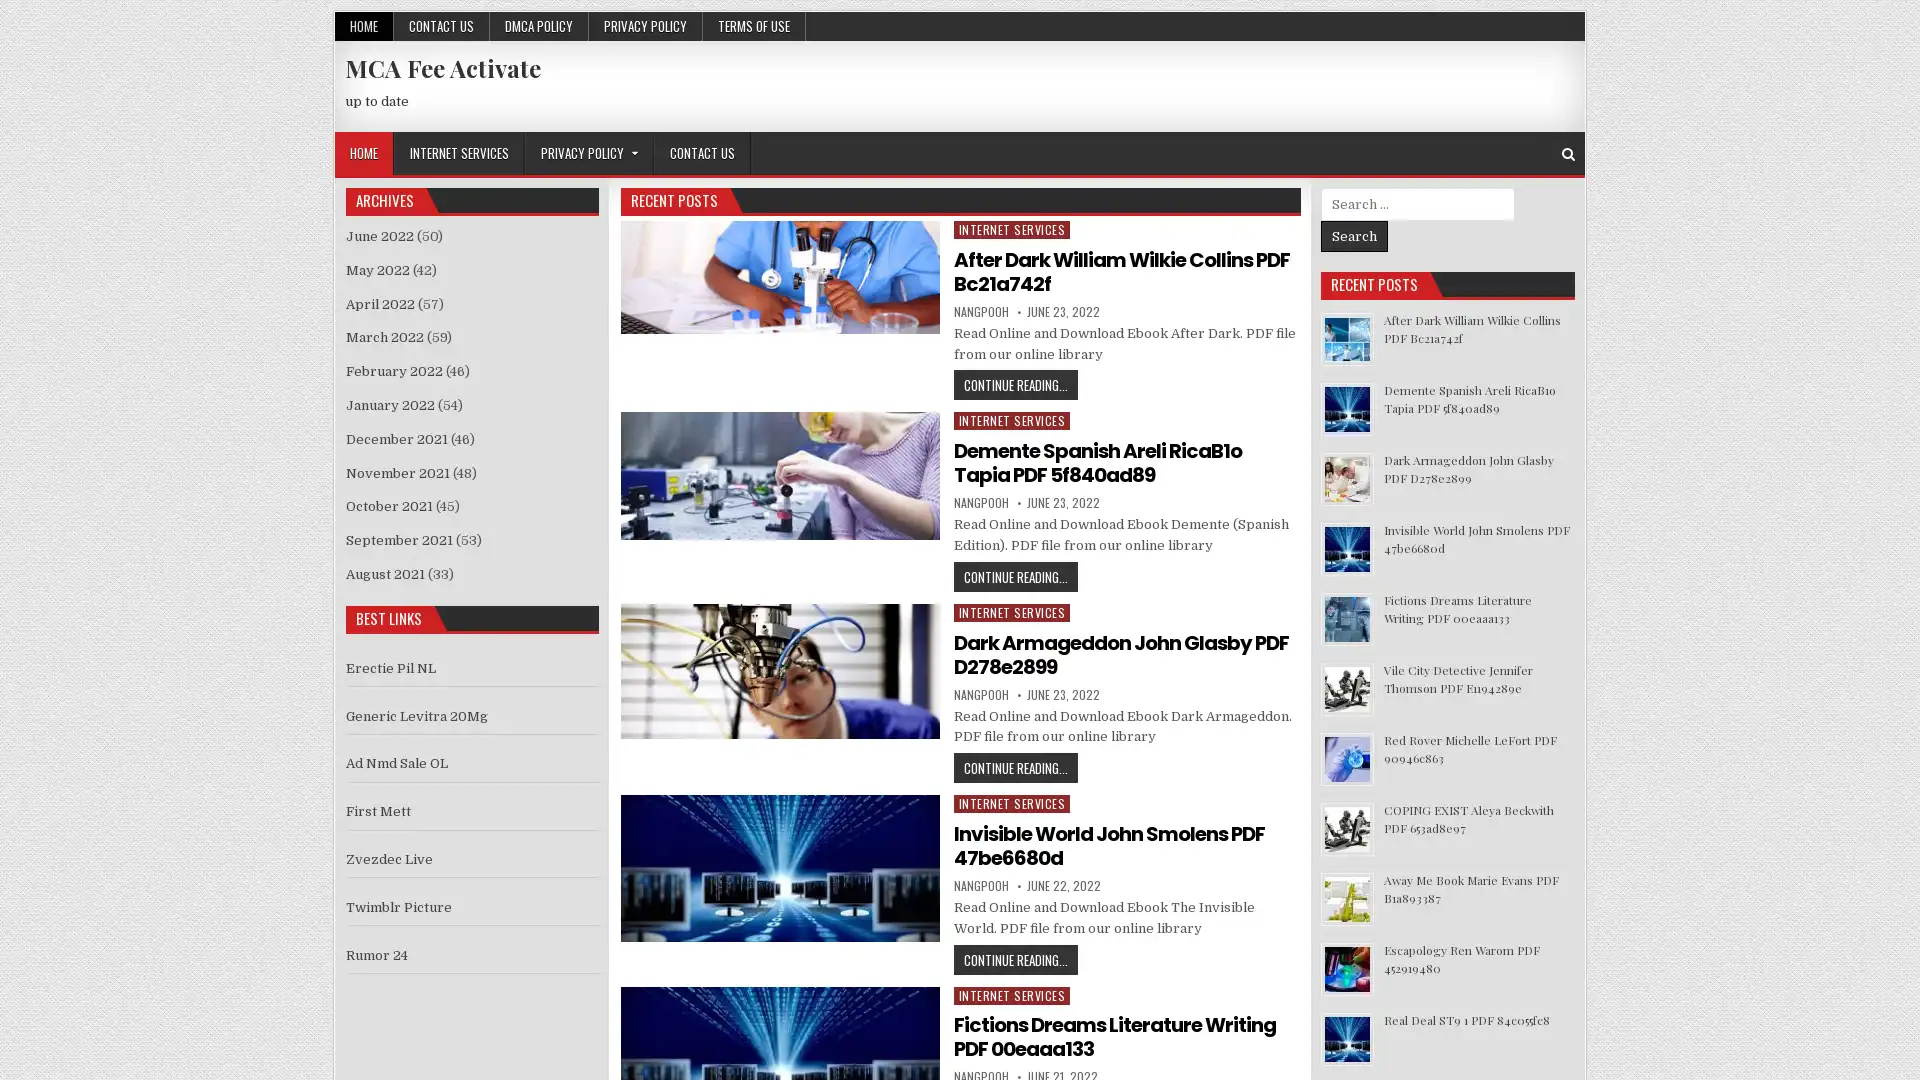 The image size is (1920, 1080). Describe the element at coordinates (1354, 235) in the screenshot. I see `Search` at that location.